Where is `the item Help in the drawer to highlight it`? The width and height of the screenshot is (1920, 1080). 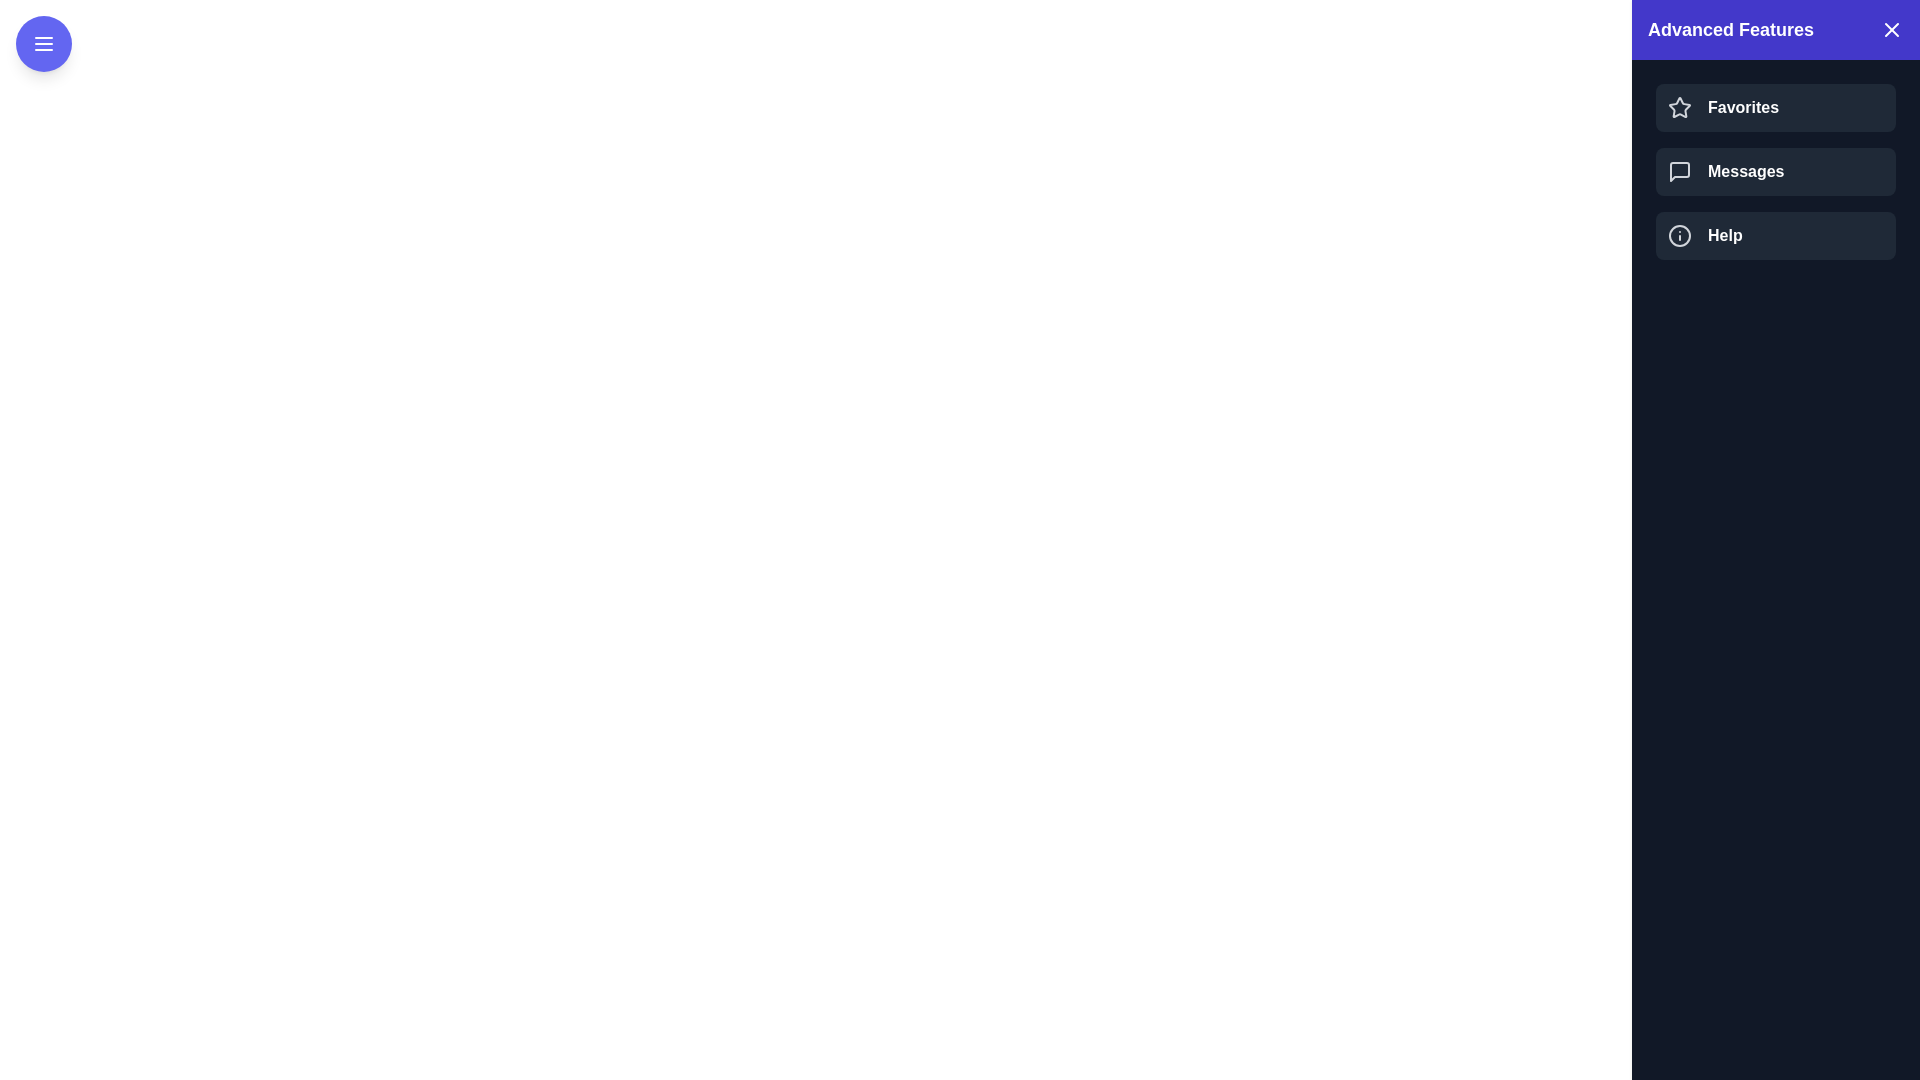
the item Help in the drawer to highlight it is located at coordinates (1776, 234).